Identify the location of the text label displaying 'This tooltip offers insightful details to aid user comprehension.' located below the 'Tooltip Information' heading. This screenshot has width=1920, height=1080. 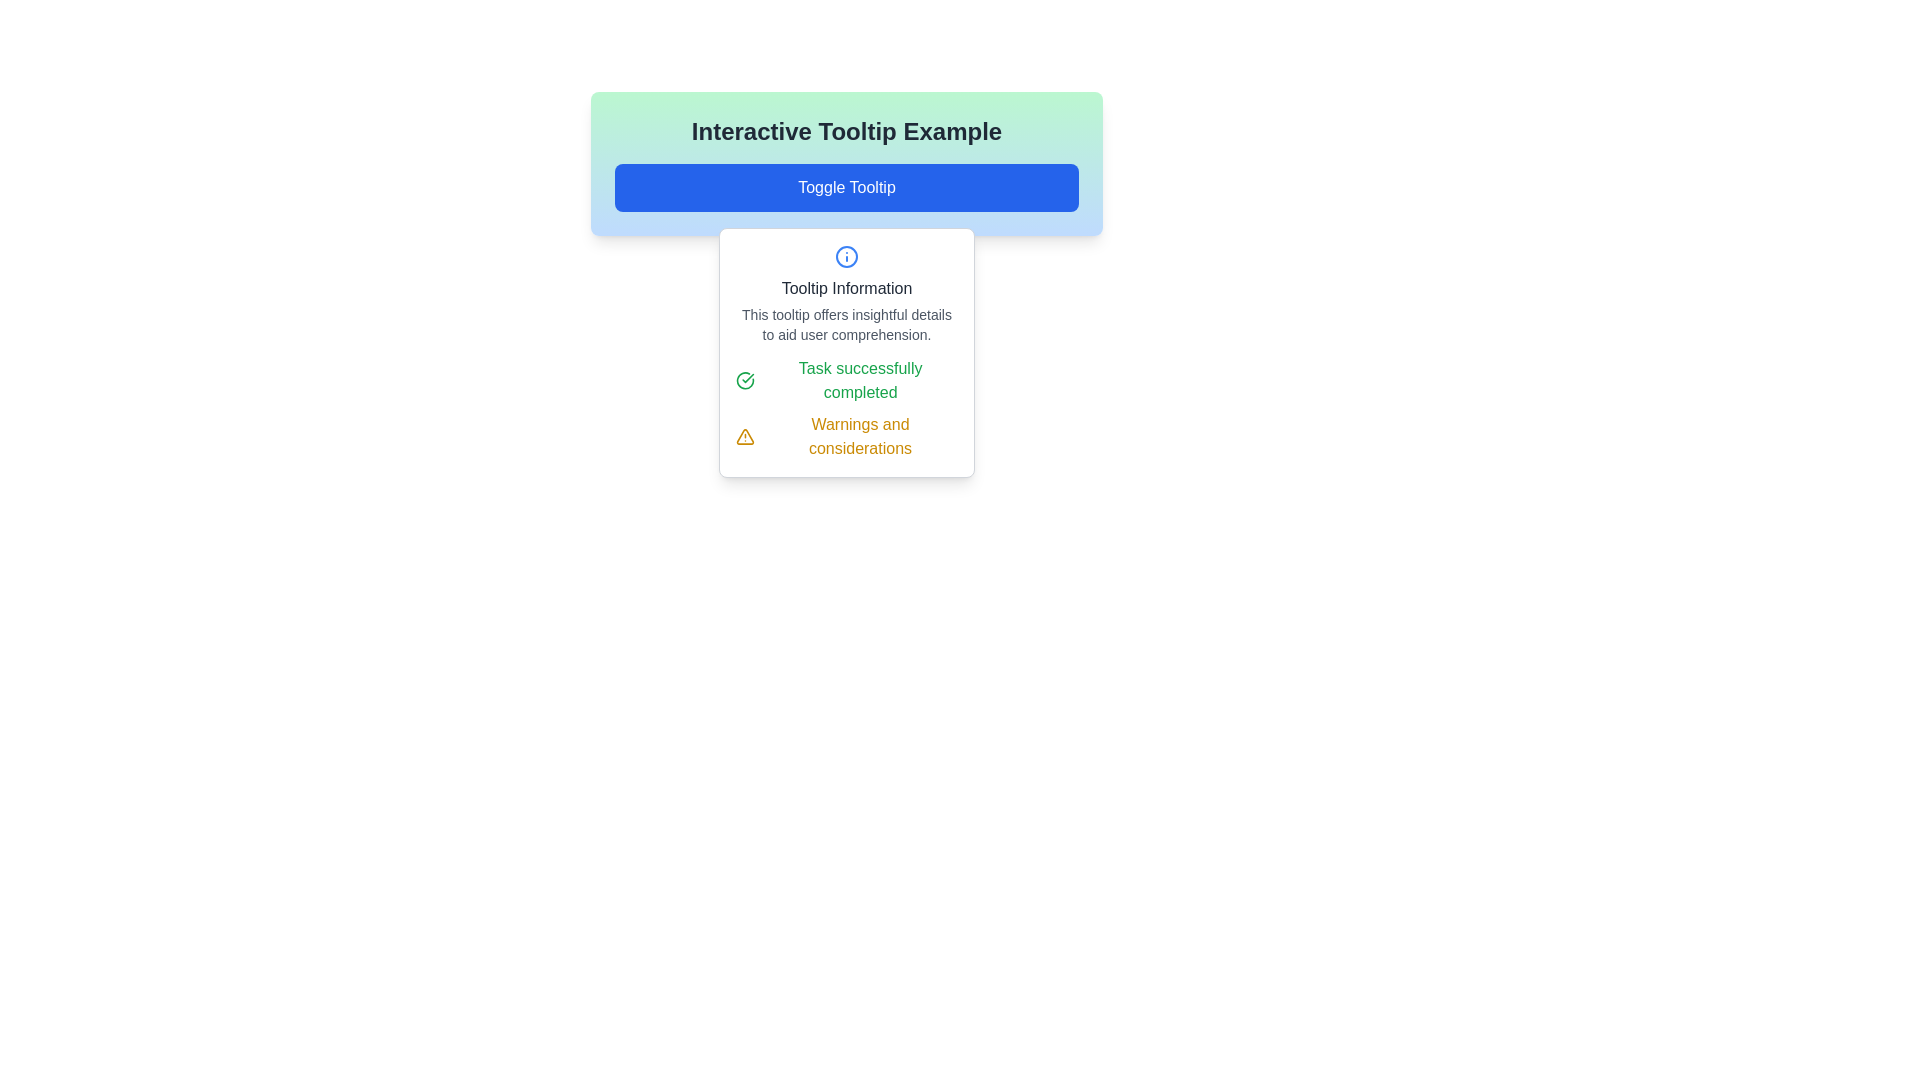
(846, 323).